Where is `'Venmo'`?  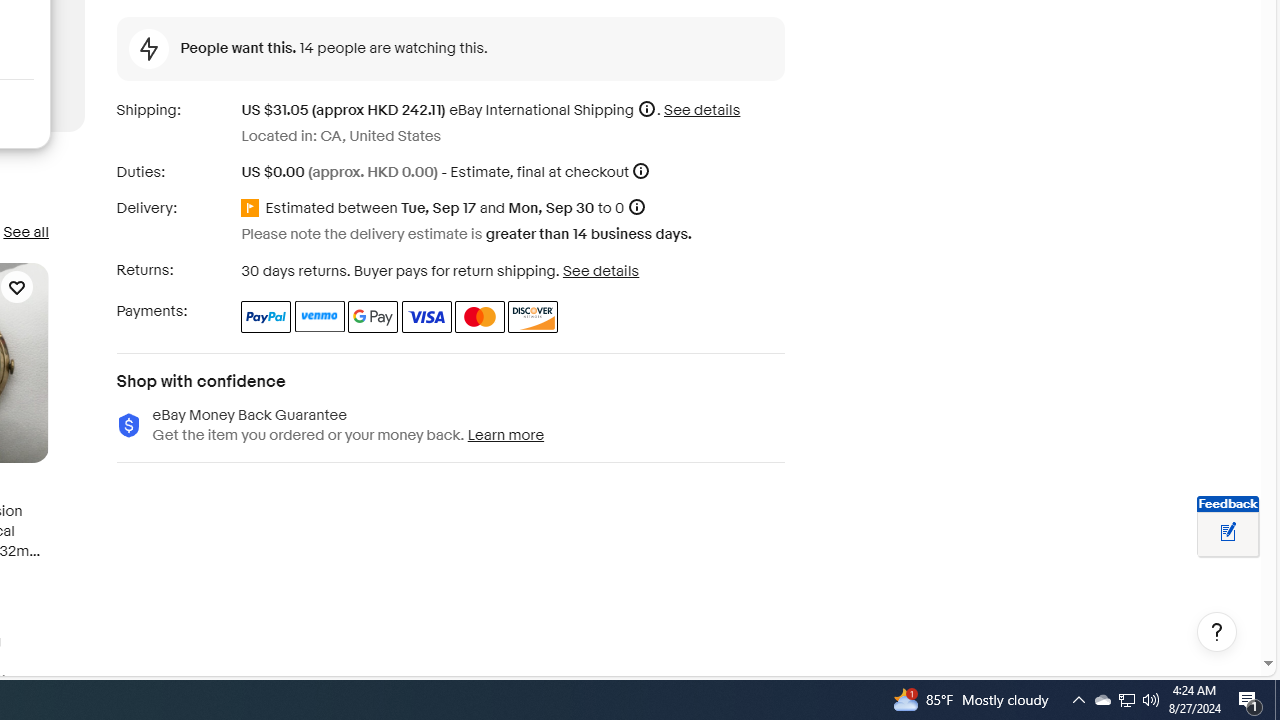 'Venmo' is located at coordinates (320, 315).